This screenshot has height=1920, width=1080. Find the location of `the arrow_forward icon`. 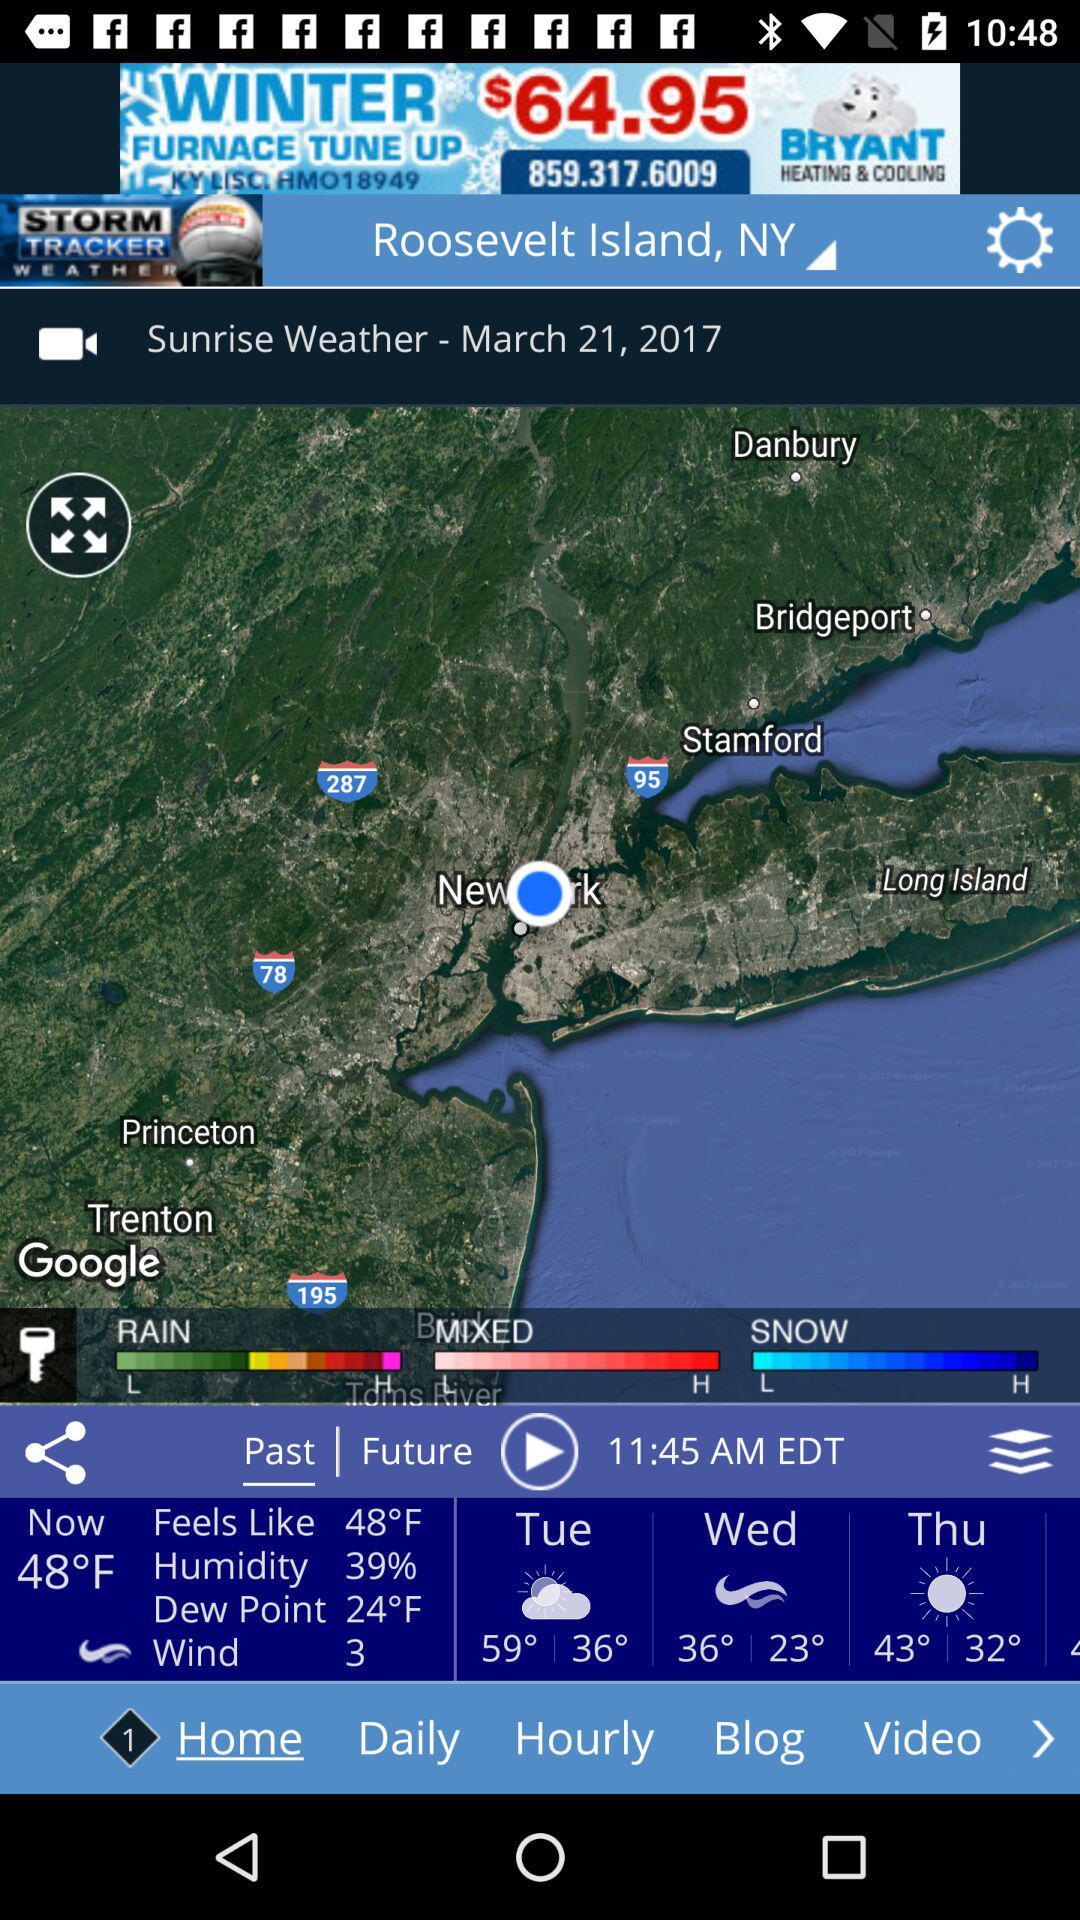

the arrow_forward icon is located at coordinates (1042, 1737).